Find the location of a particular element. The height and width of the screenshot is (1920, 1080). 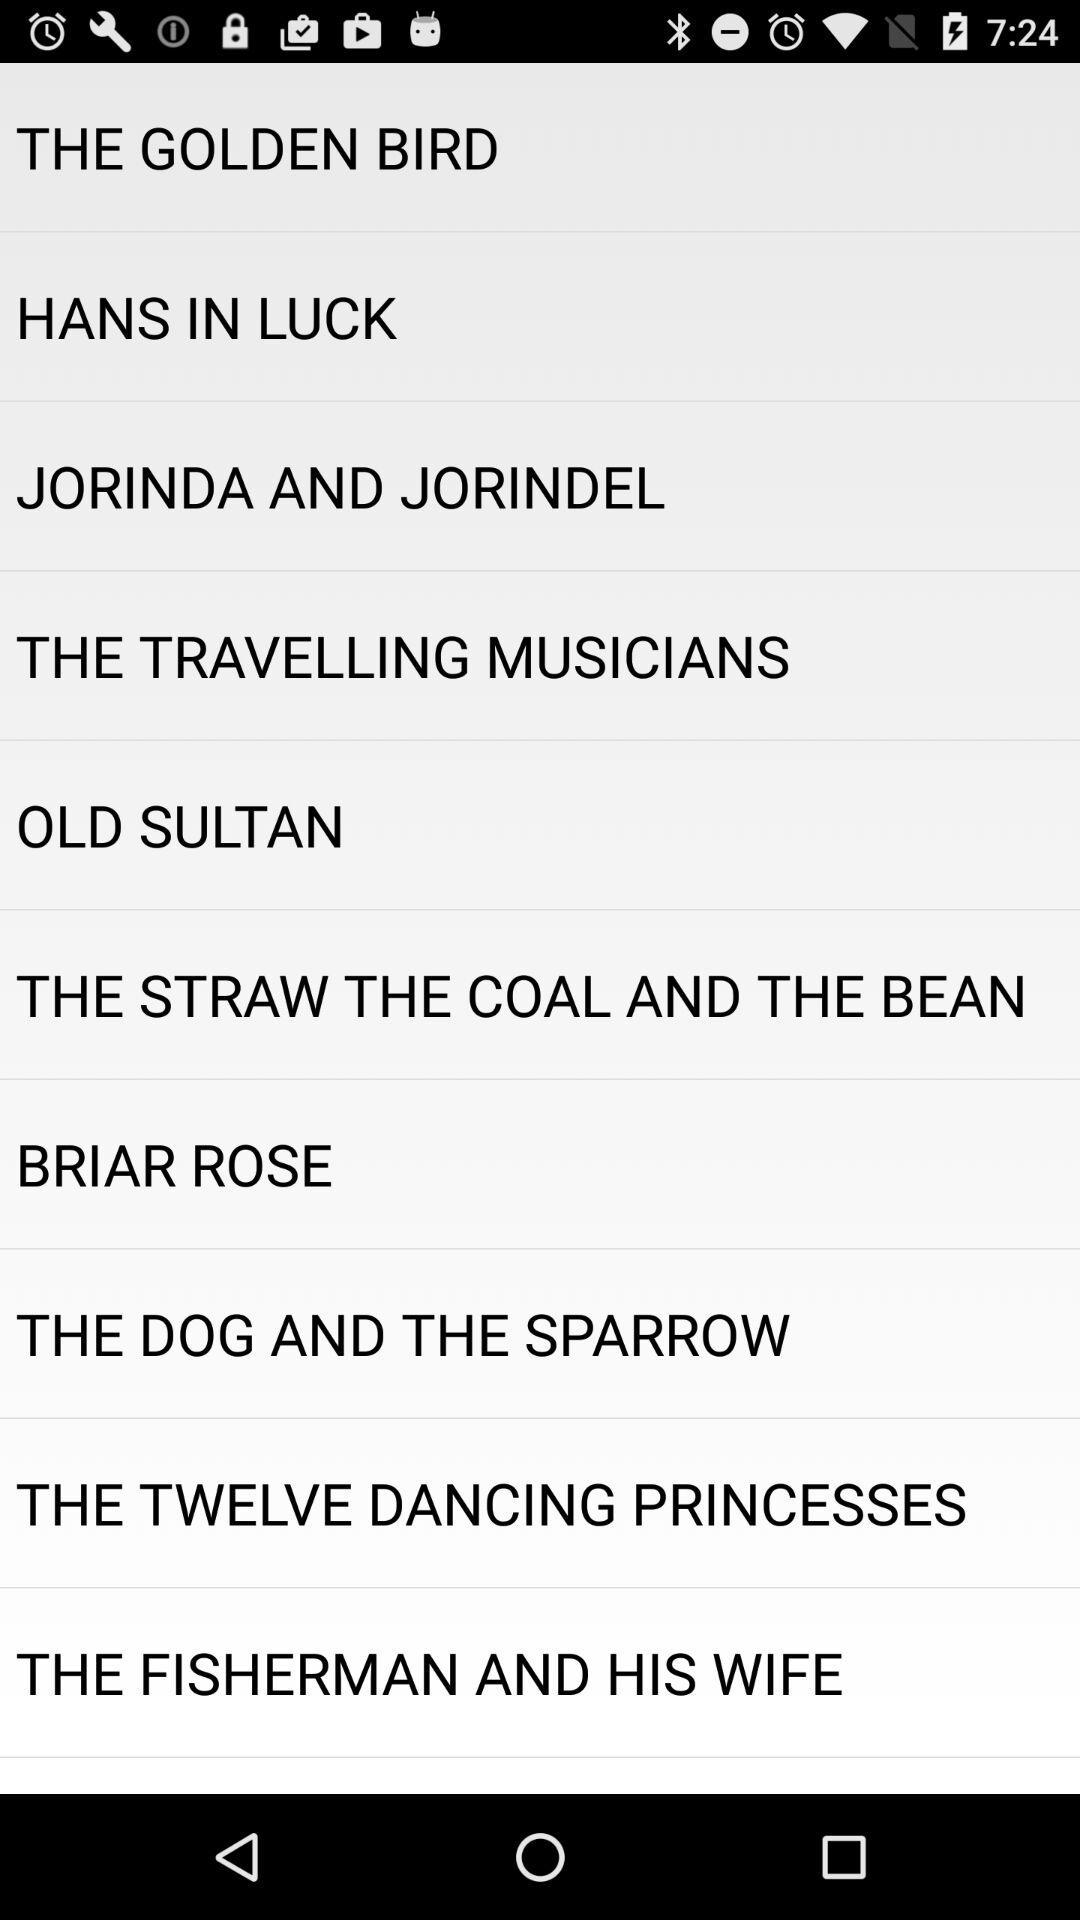

the app above the the travelling musicians app is located at coordinates (540, 485).